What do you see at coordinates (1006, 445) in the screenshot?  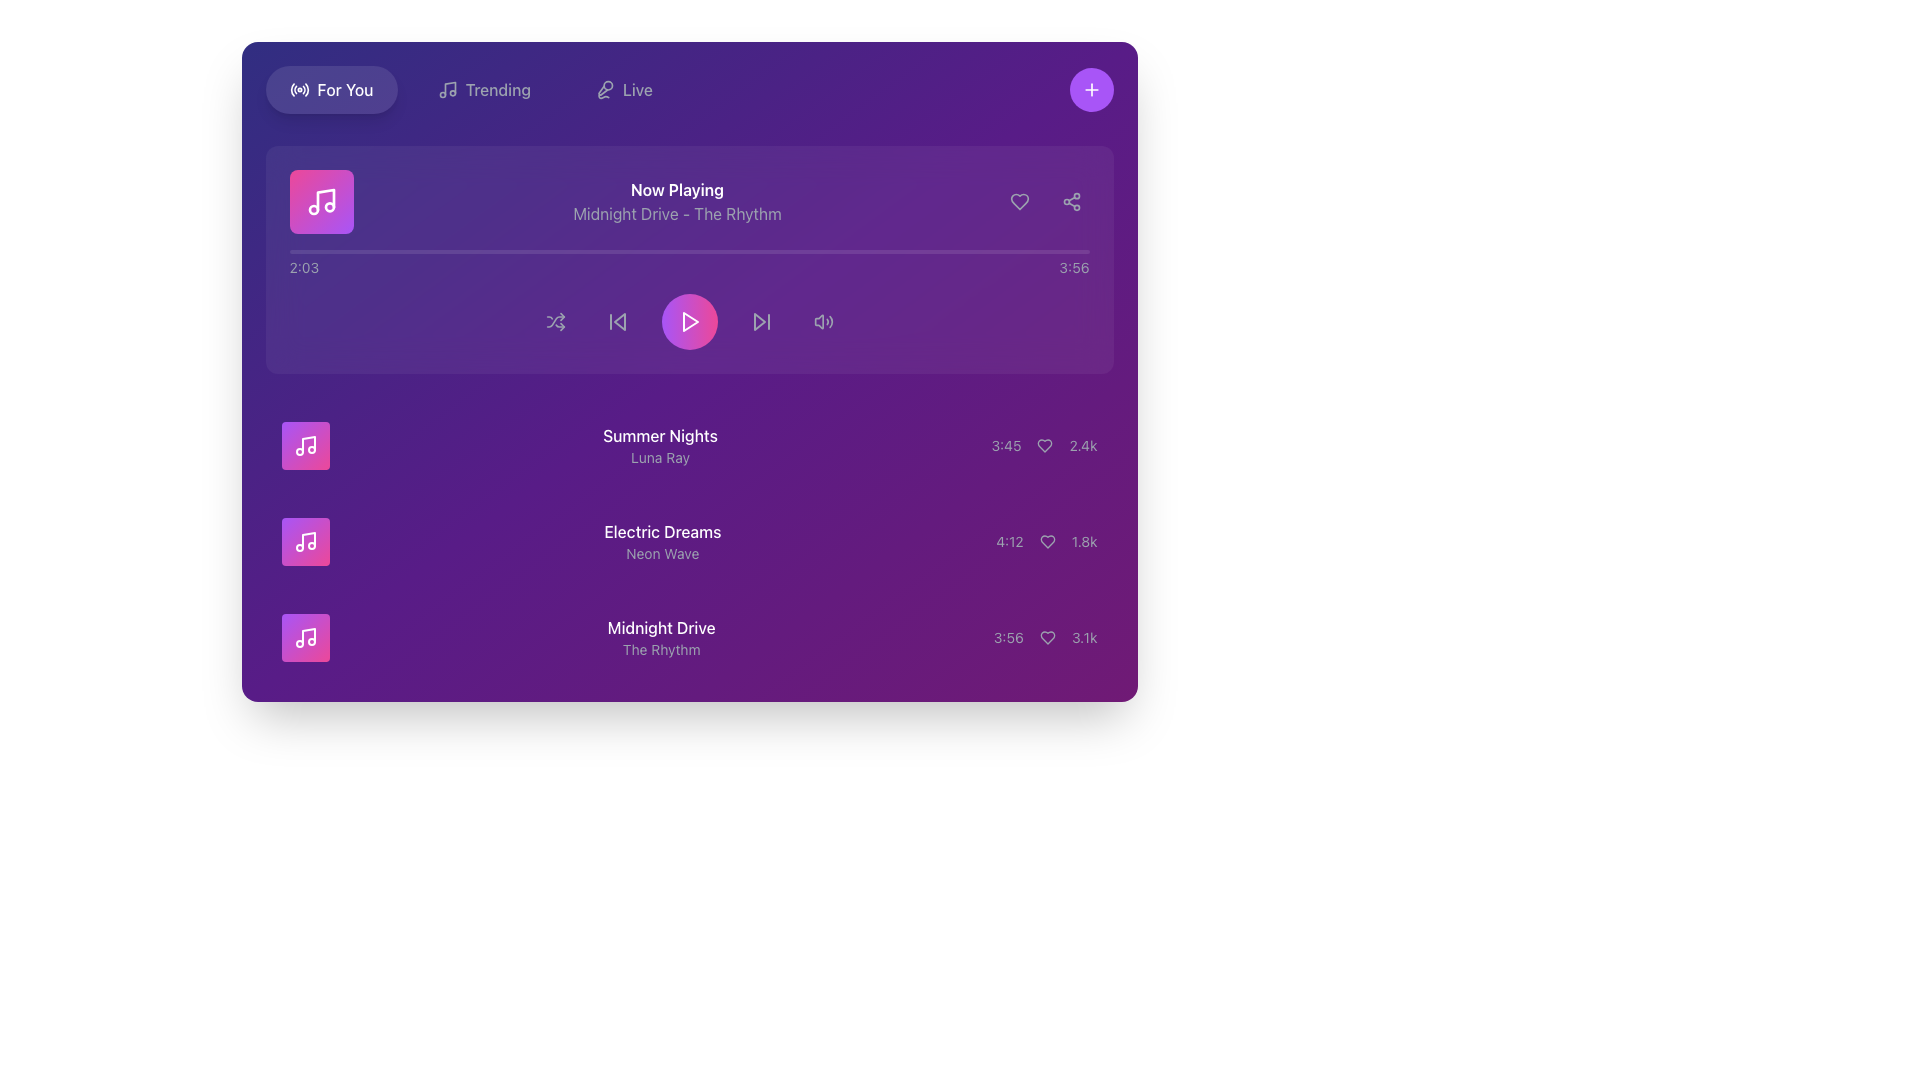 I see `the text label displaying '3:45', which is located in the upper-right section of the list item 'Summer Nights by Luna Ray', positioned to the left of a heart icon` at bounding box center [1006, 445].